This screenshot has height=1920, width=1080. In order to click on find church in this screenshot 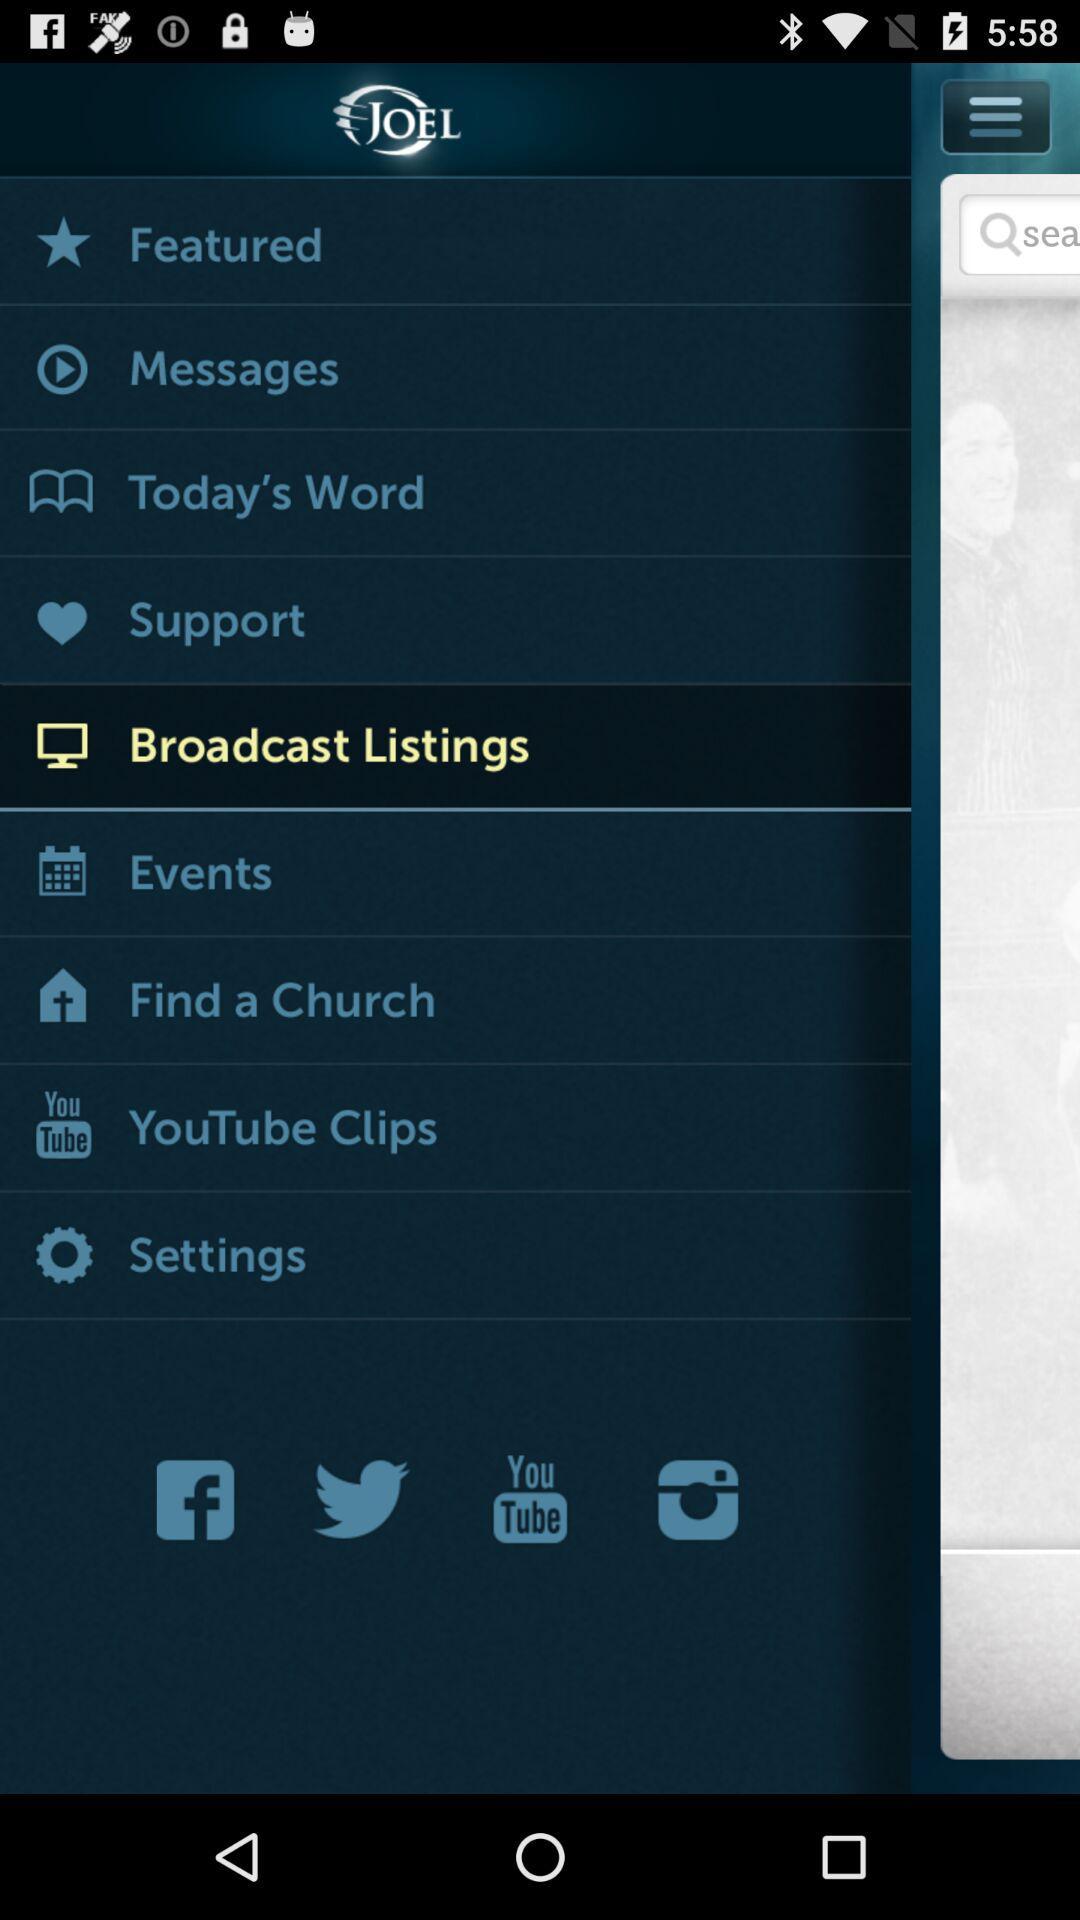, I will do `click(455, 1002)`.